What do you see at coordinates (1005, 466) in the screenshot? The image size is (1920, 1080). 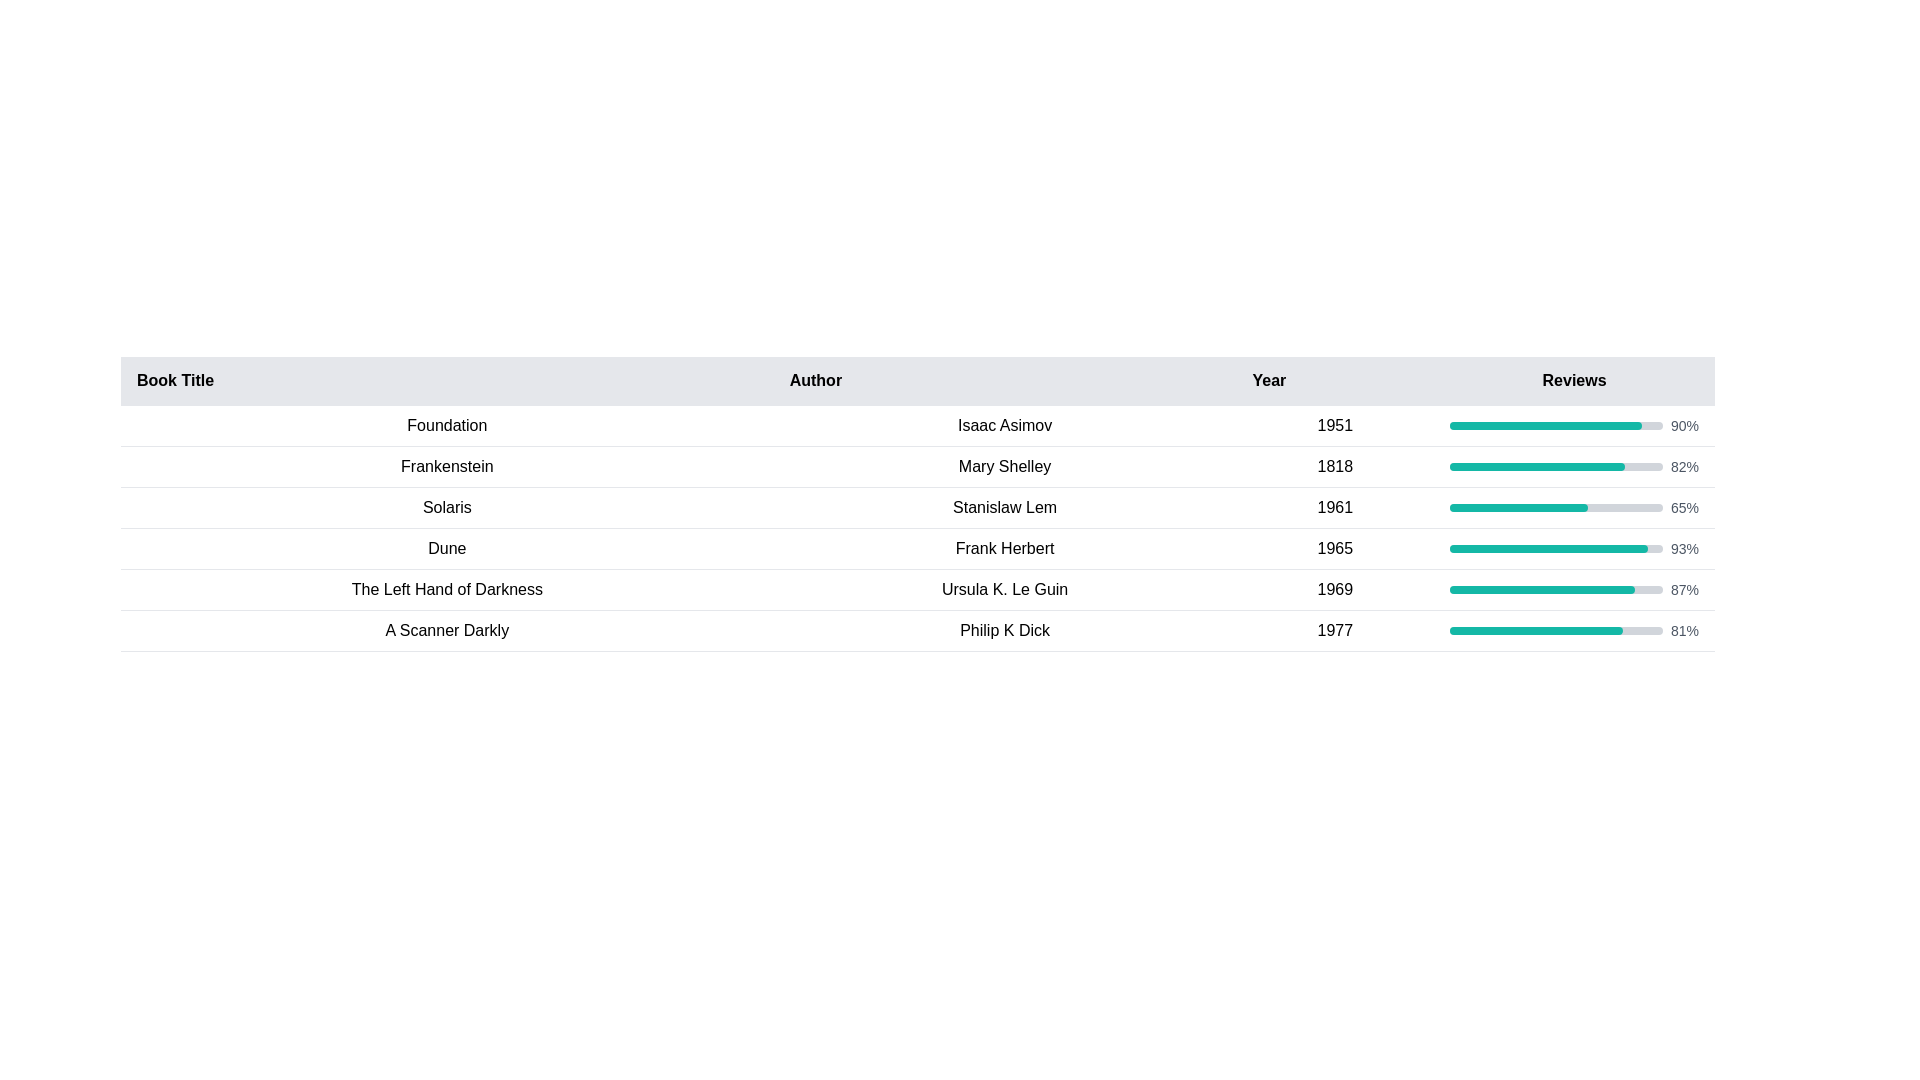 I see `the text label displaying 'Mary Shelley' in the 'Author' column of the table related to the book 'Frankenstein'` at bounding box center [1005, 466].